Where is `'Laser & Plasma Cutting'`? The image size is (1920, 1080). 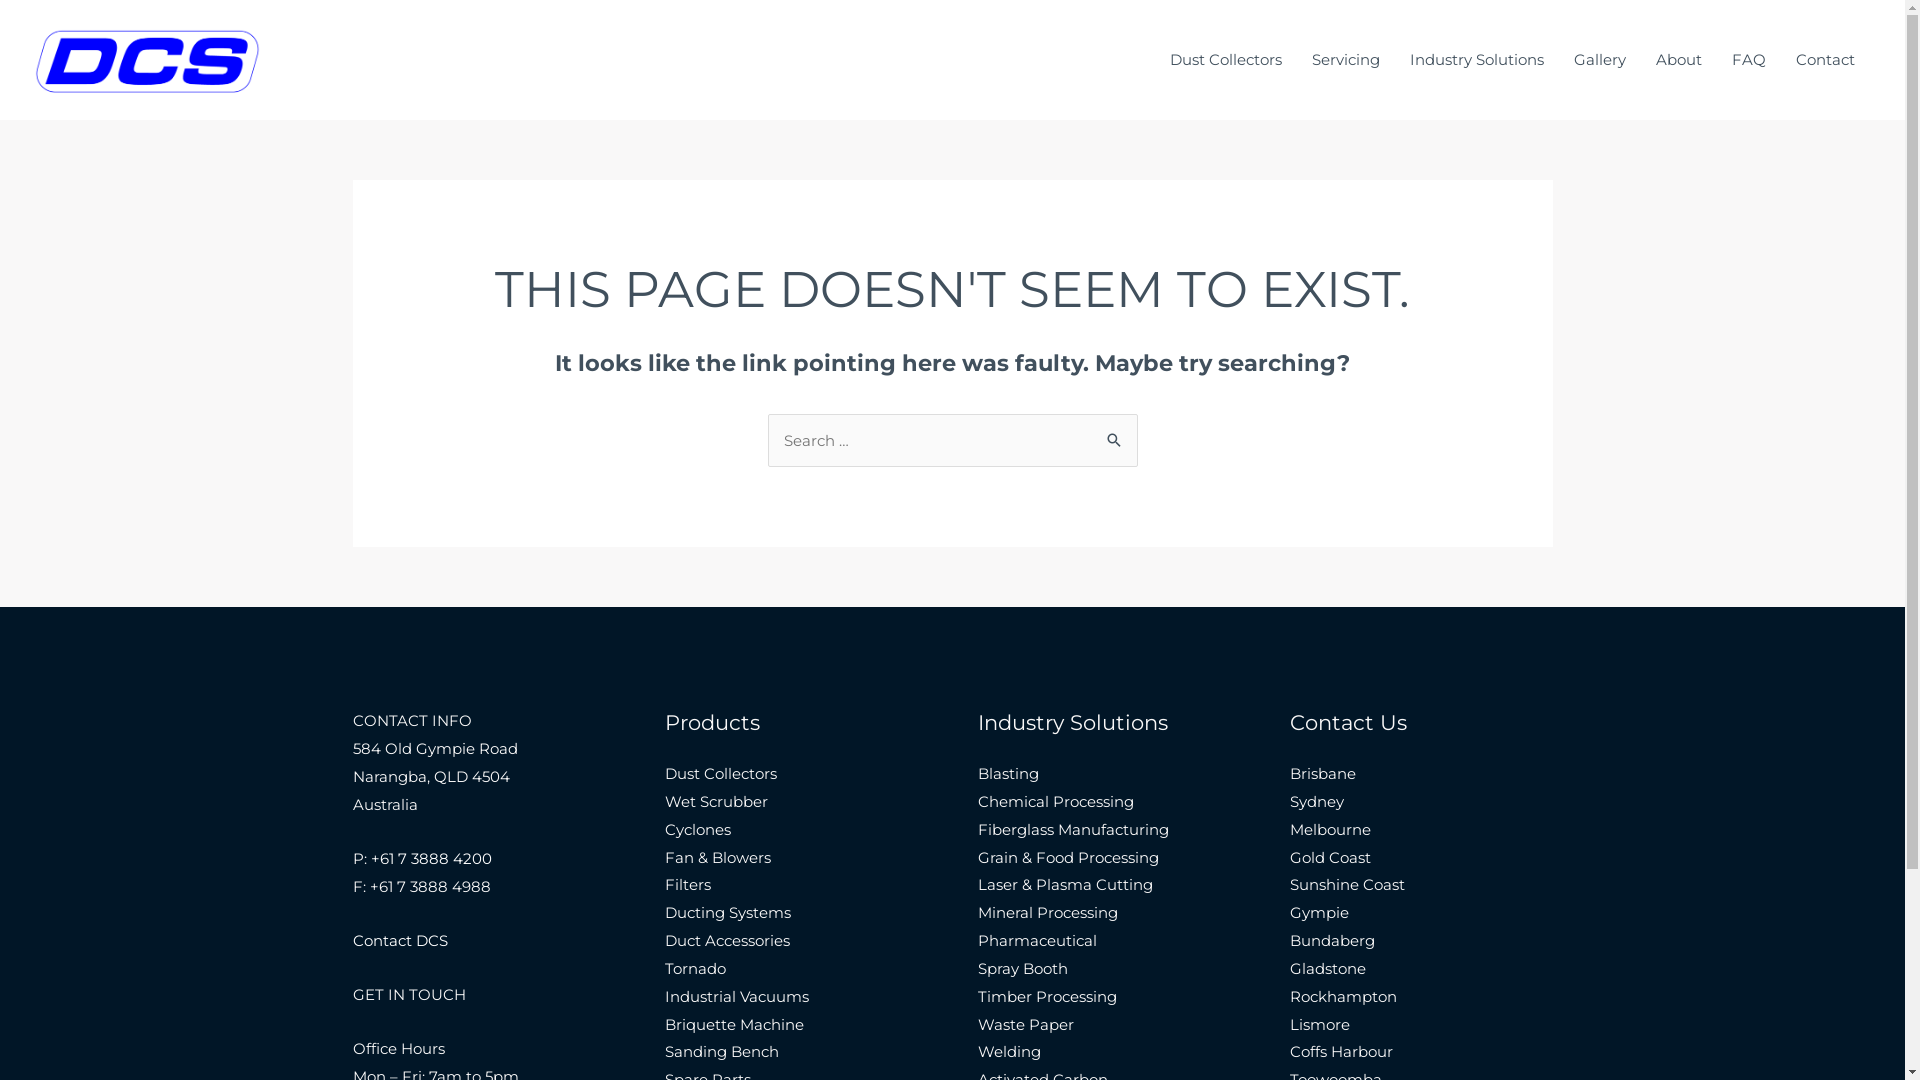
'Laser & Plasma Cutting' is located at coordinates (1064, 883).